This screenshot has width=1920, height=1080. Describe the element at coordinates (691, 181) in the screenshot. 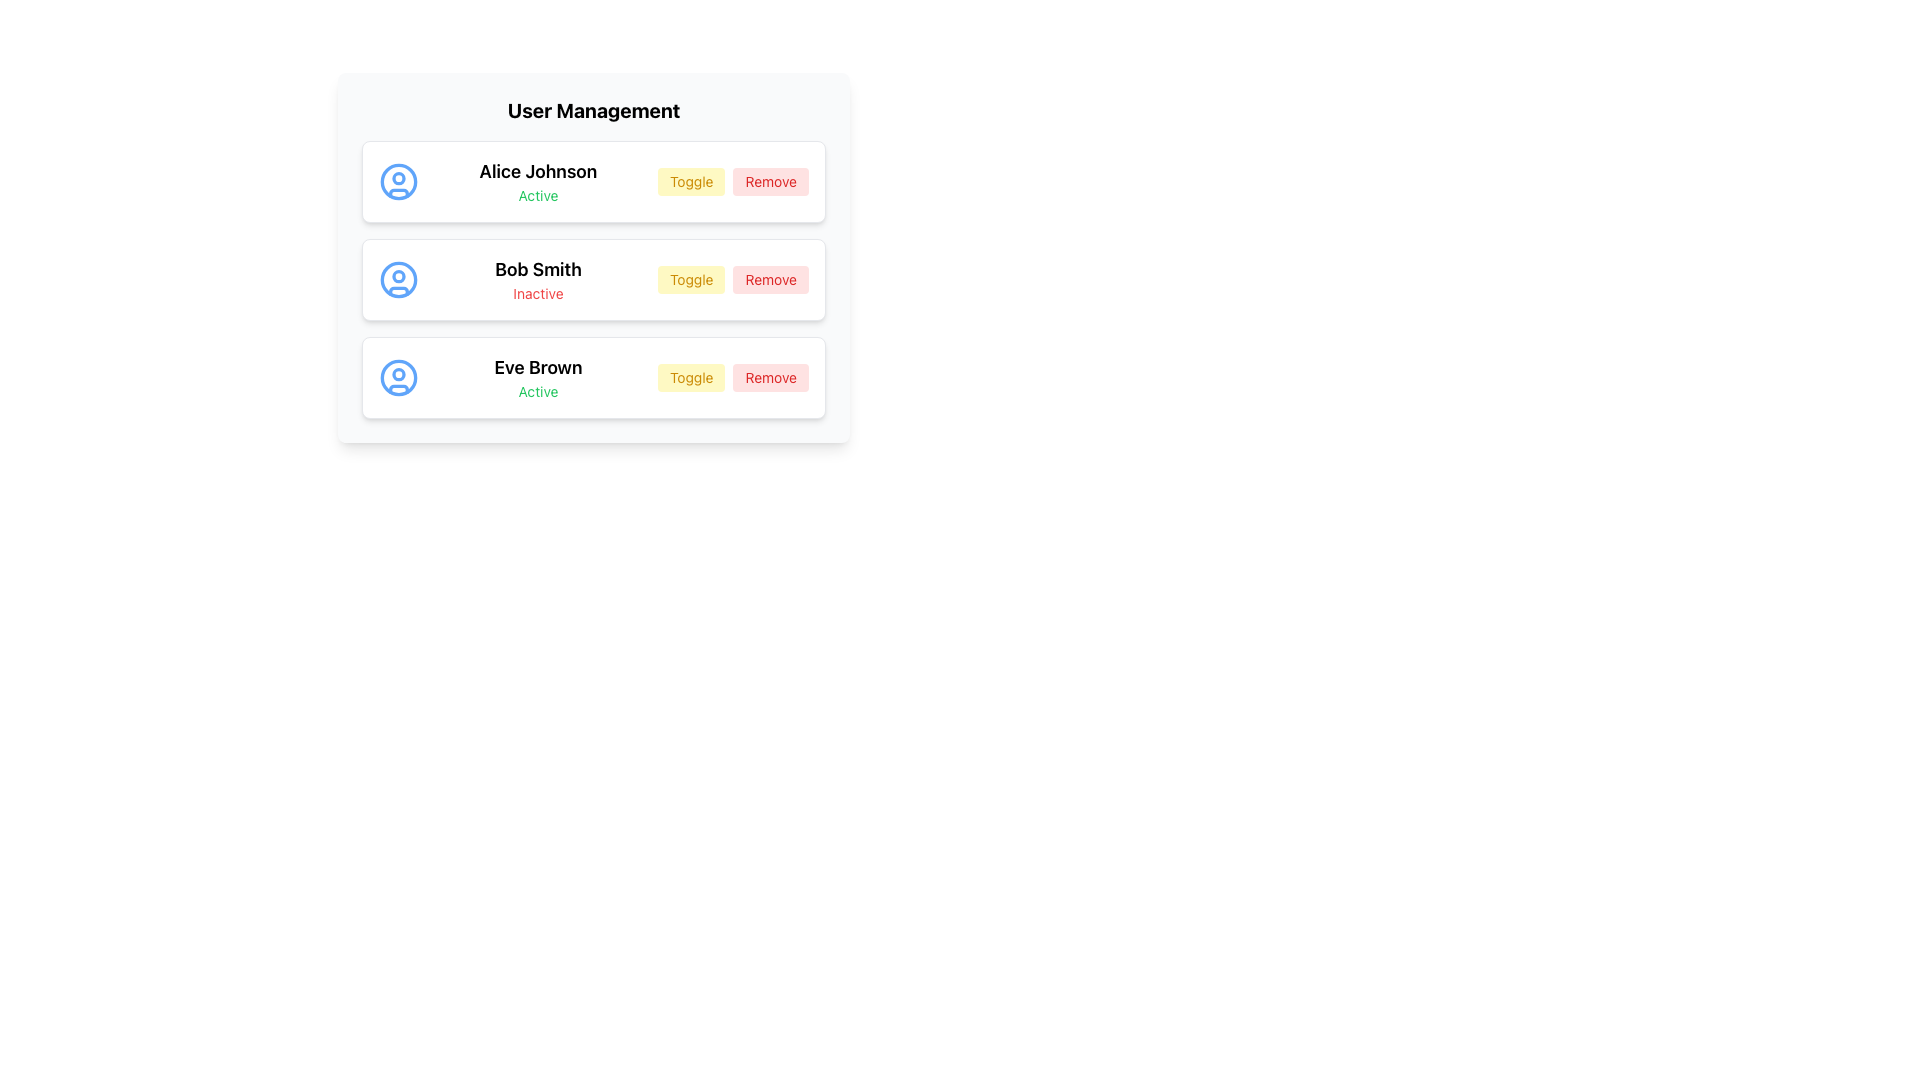

I see `the 'Toggle' button located in the 'User Management' section, which is the first button to the right of the user 'Alice Johnson'` at that location.